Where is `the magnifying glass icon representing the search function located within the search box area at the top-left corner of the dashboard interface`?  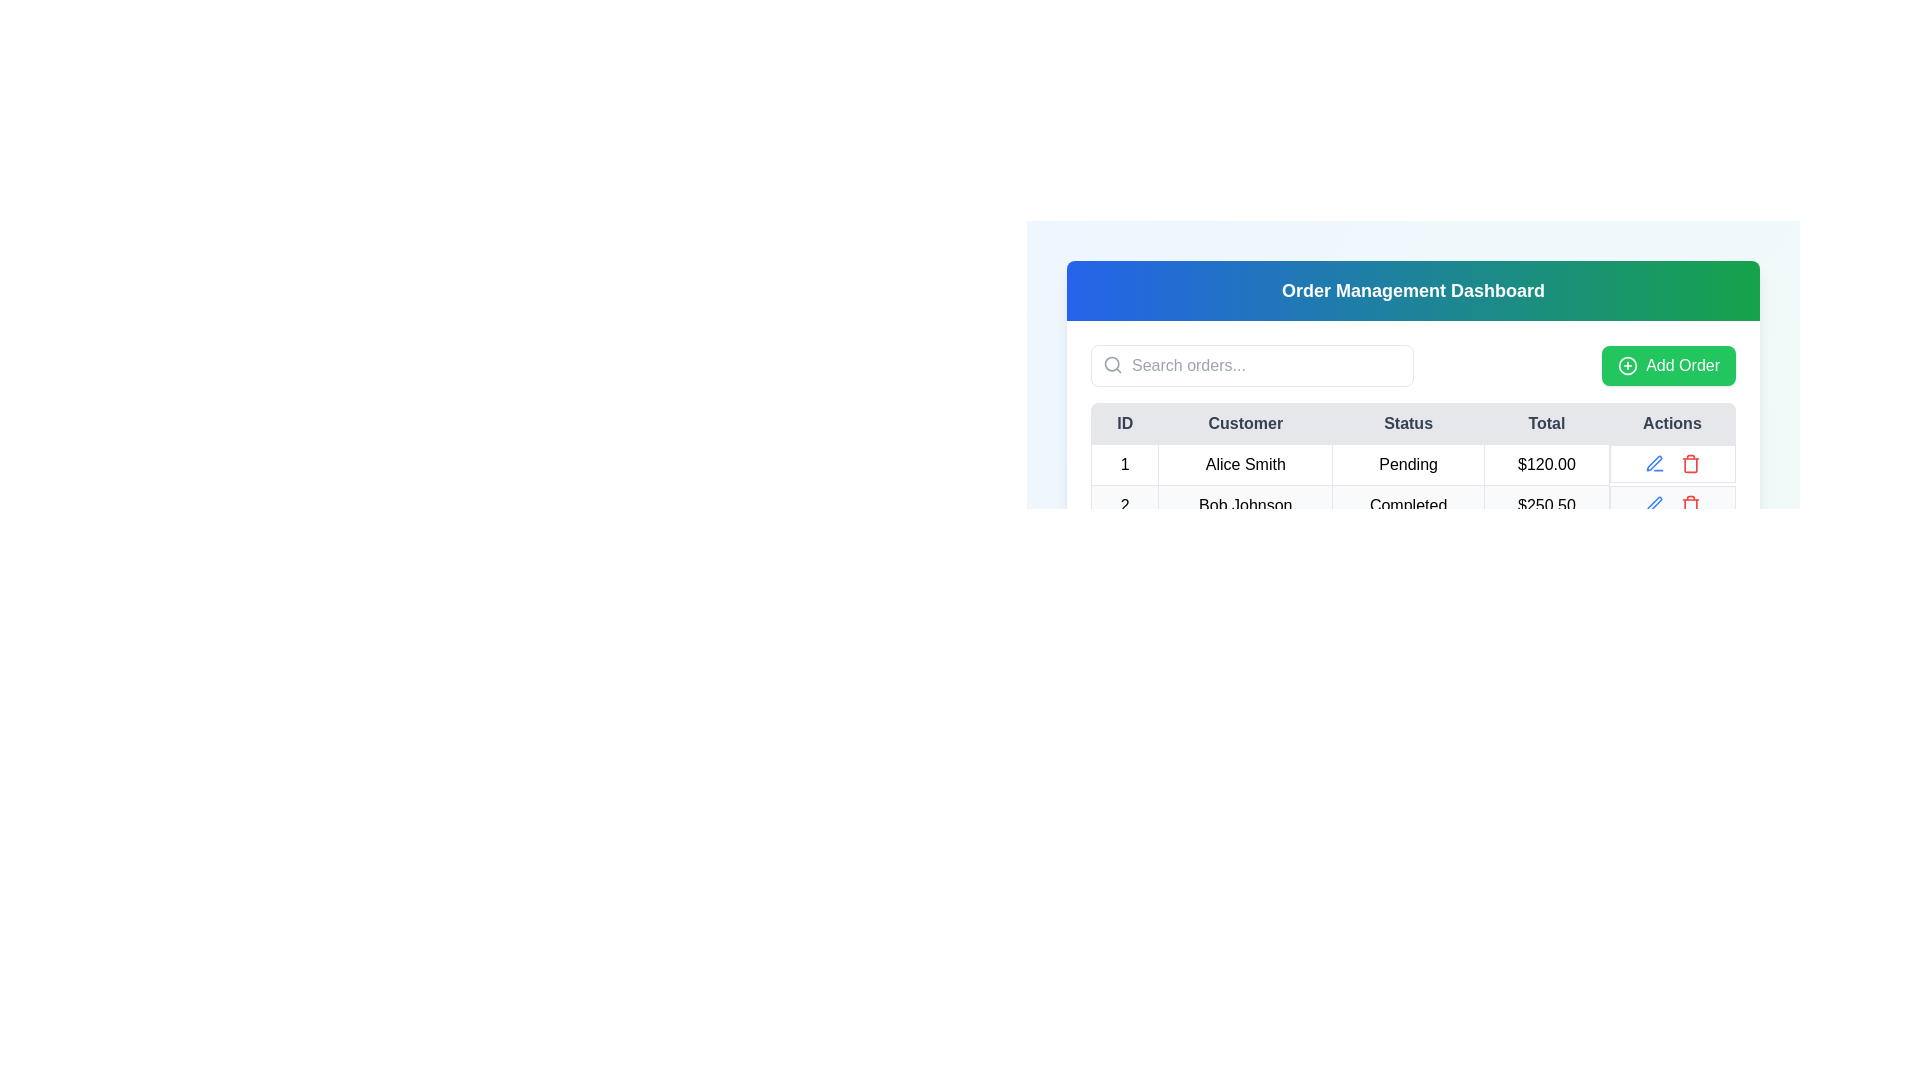
the magnifying glass icon representing the search function located within the search box area at the top-left corner of the dashboard interface is located at coordinates (1112, 365).